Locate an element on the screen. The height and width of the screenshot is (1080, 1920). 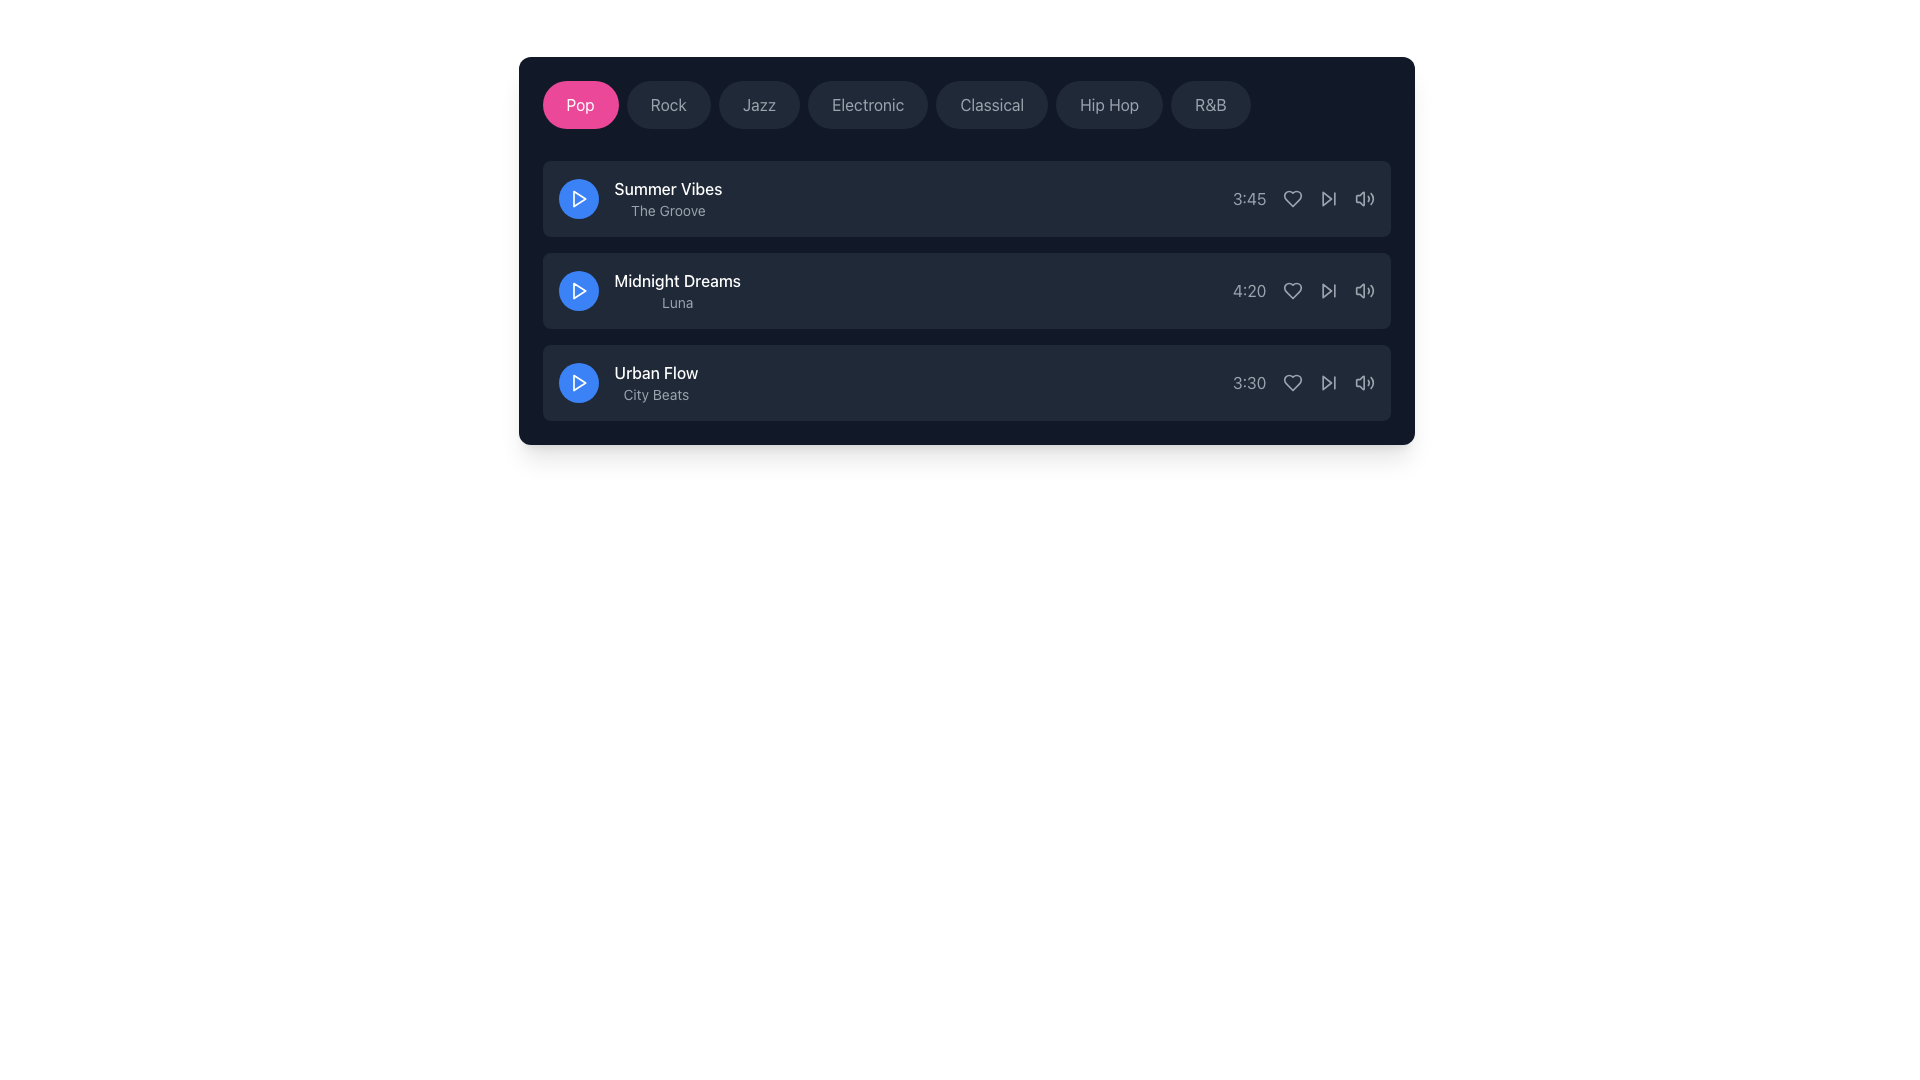
the prominent circular button with a blue background and a white triangular play symbol, located to the left of the 'Midnight Dreams' and 'Luna' labels, for interaction feedback is located at coordinates (577, 290).